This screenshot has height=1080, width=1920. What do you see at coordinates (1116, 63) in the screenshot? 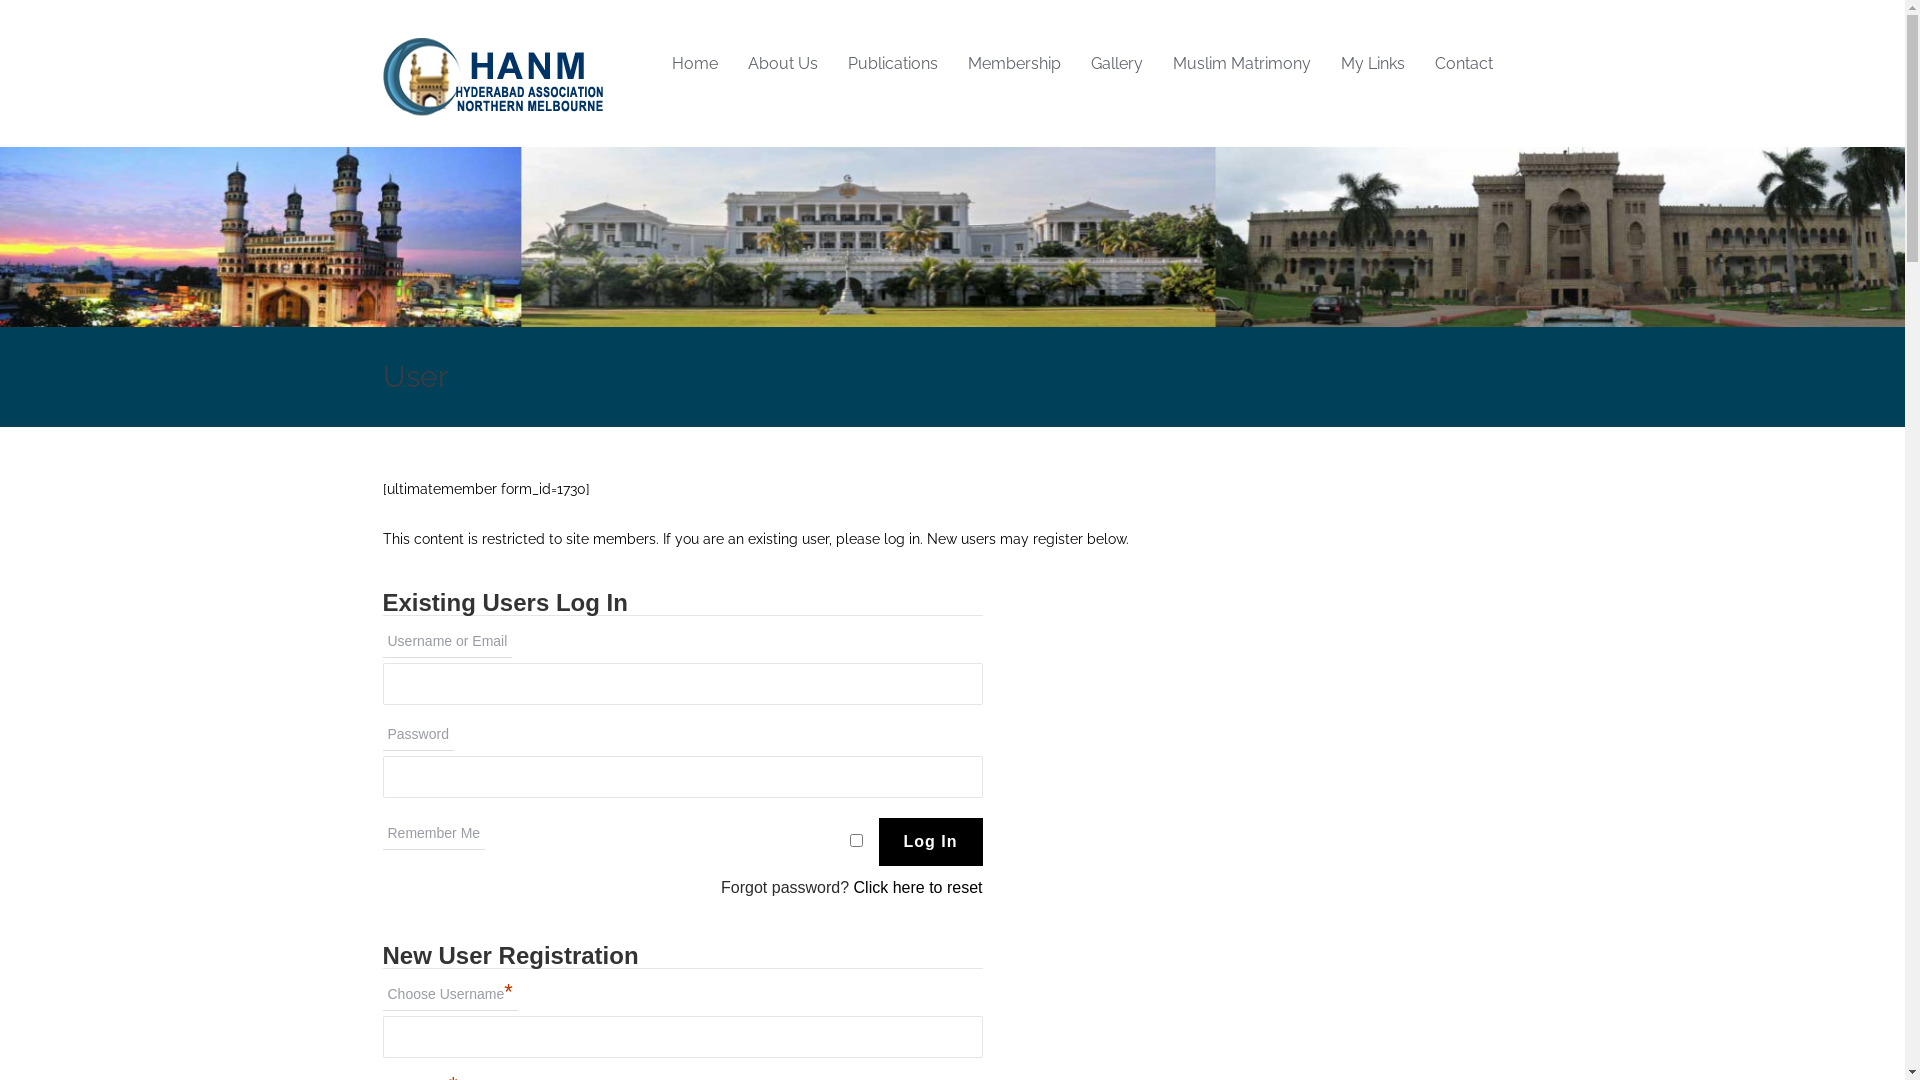
I see `'Gallery'` at bounding box center [1116, 63].